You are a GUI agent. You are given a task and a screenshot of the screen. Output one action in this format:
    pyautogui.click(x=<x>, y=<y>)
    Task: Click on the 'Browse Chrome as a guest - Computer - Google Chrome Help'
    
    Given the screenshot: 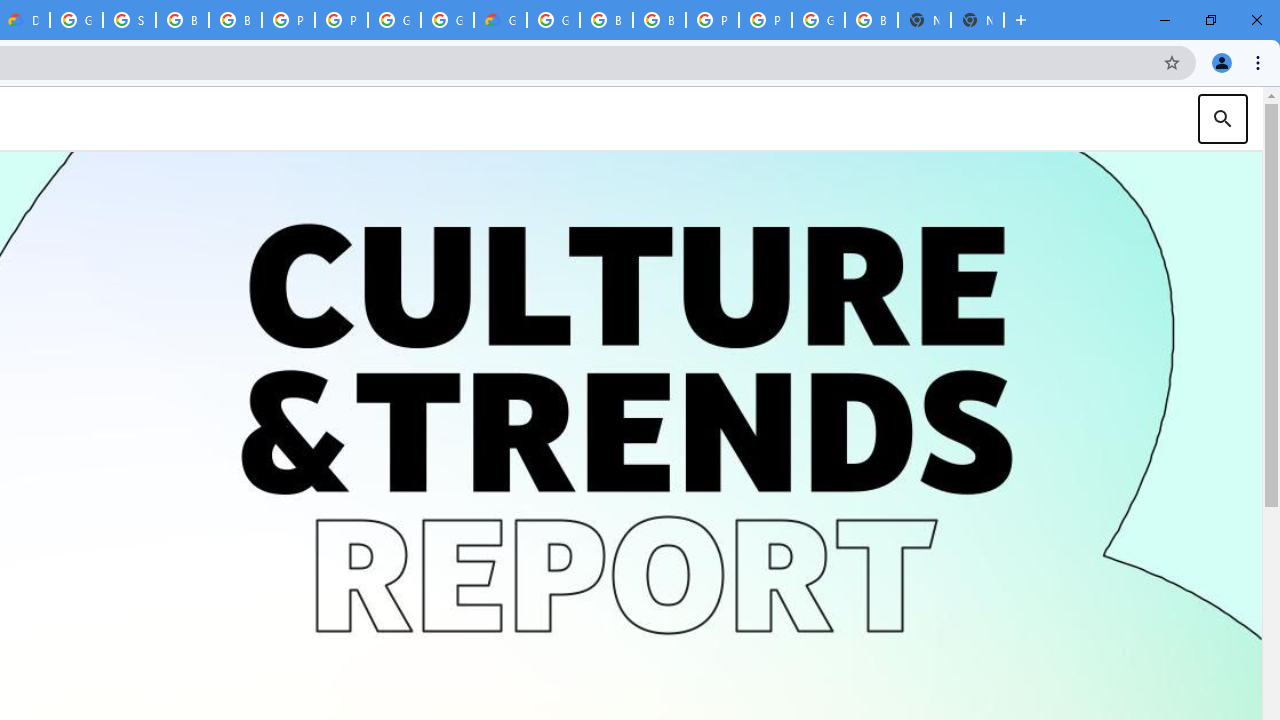 What is the action you would take?
    pyautogui.click(x=235, y=20)
    